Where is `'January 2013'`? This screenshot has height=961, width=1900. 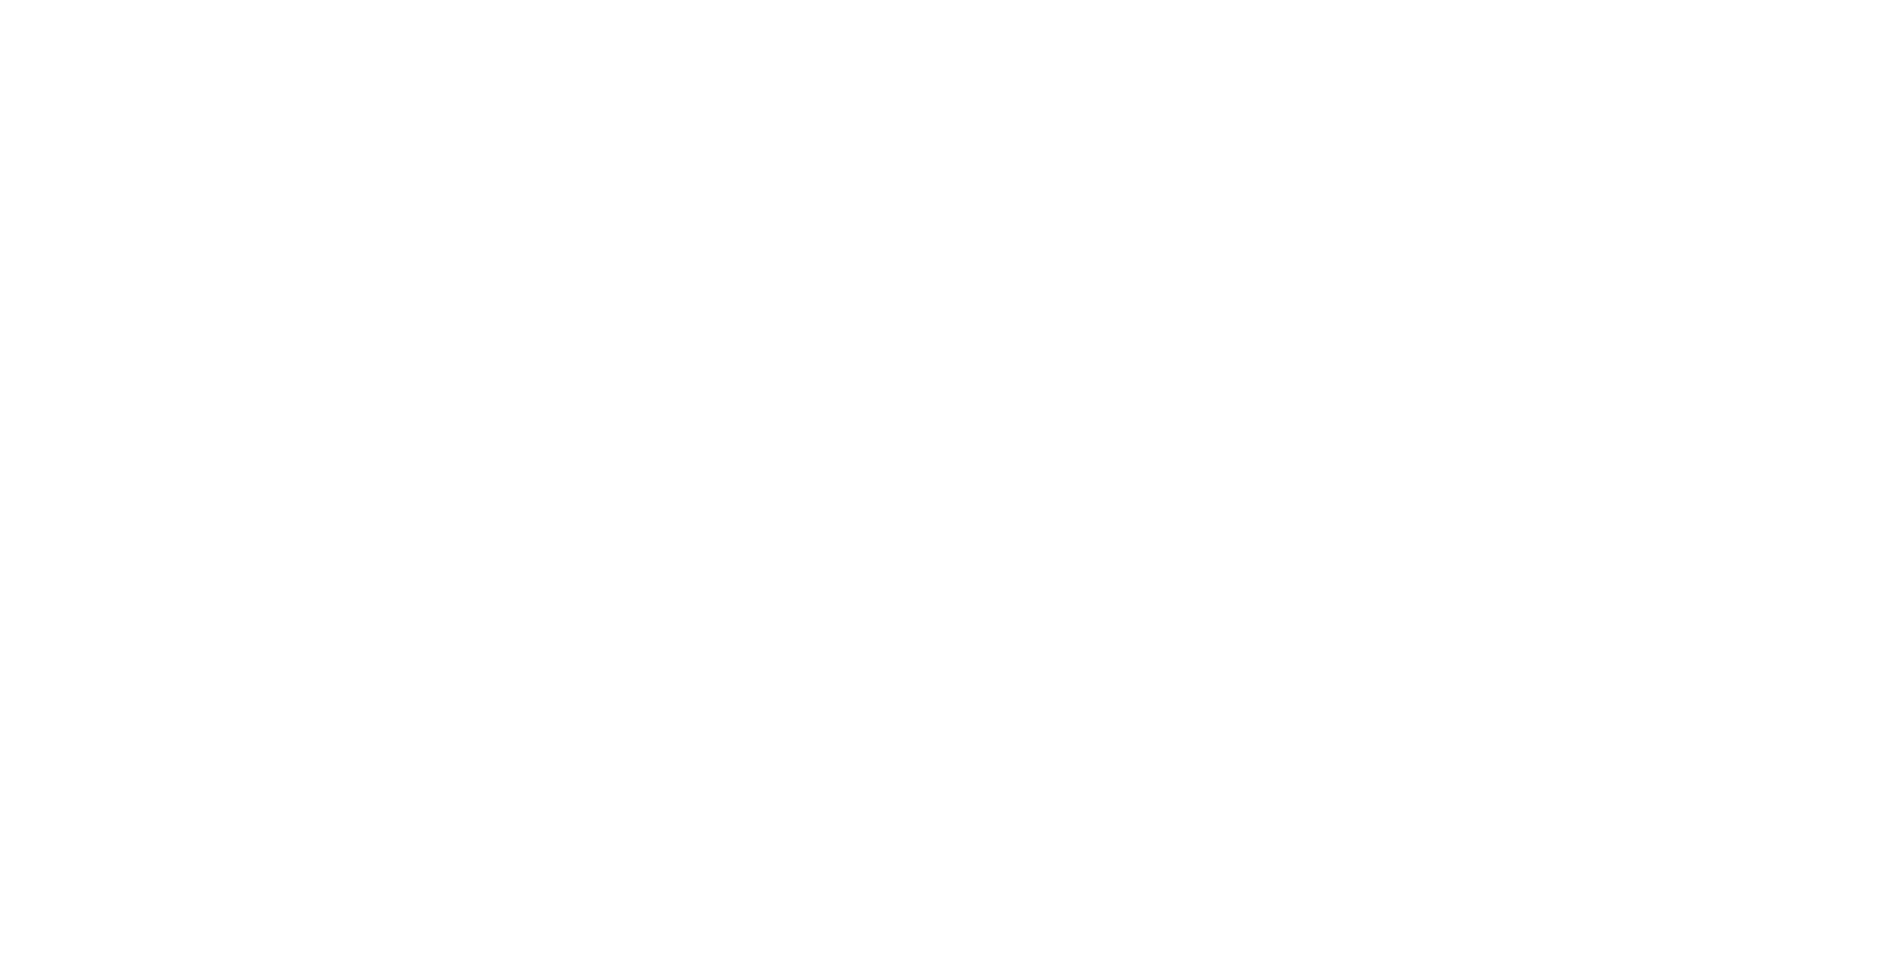
'January 2013' is located at coordinates (1249, 244).